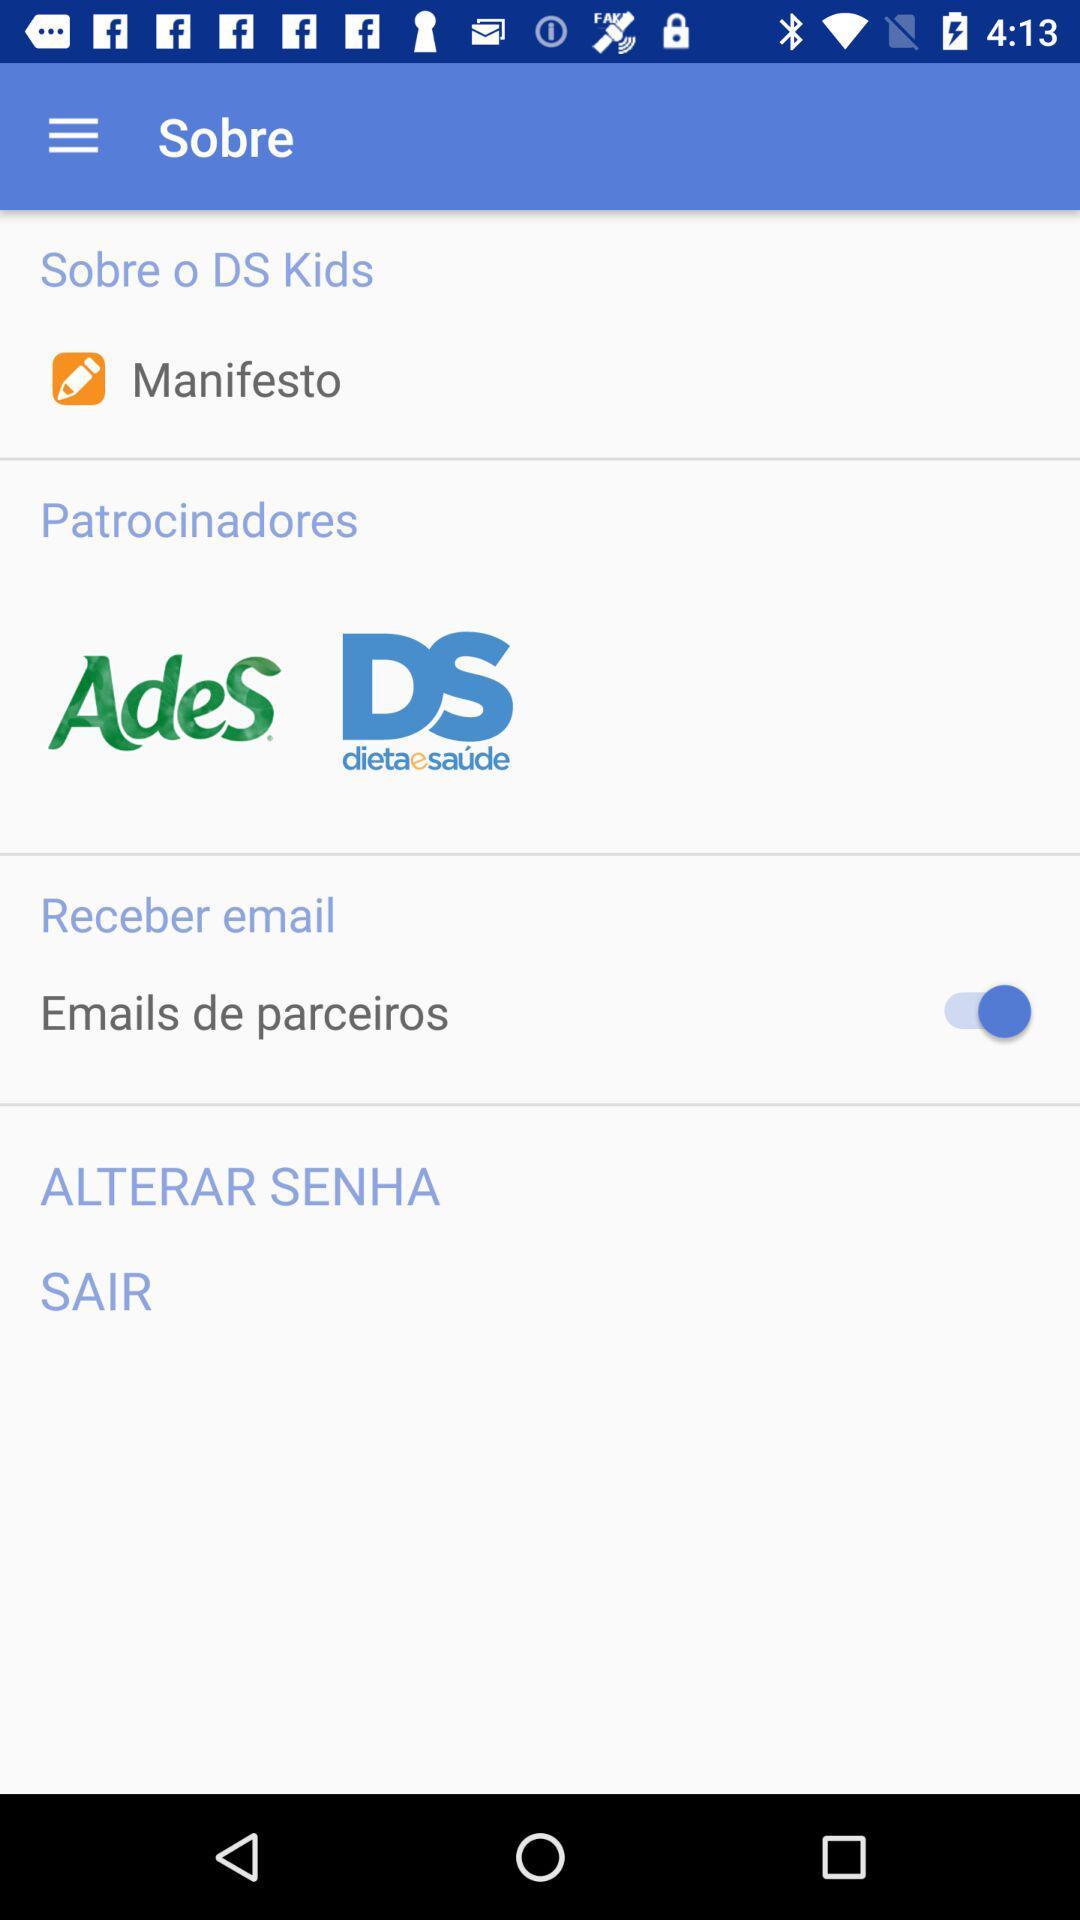 The width and height of the screenshot is (1080, 1920). Describe the element at coordinates (977, 1011) in the screenshot. I see `the item below receber email icon` at that location.